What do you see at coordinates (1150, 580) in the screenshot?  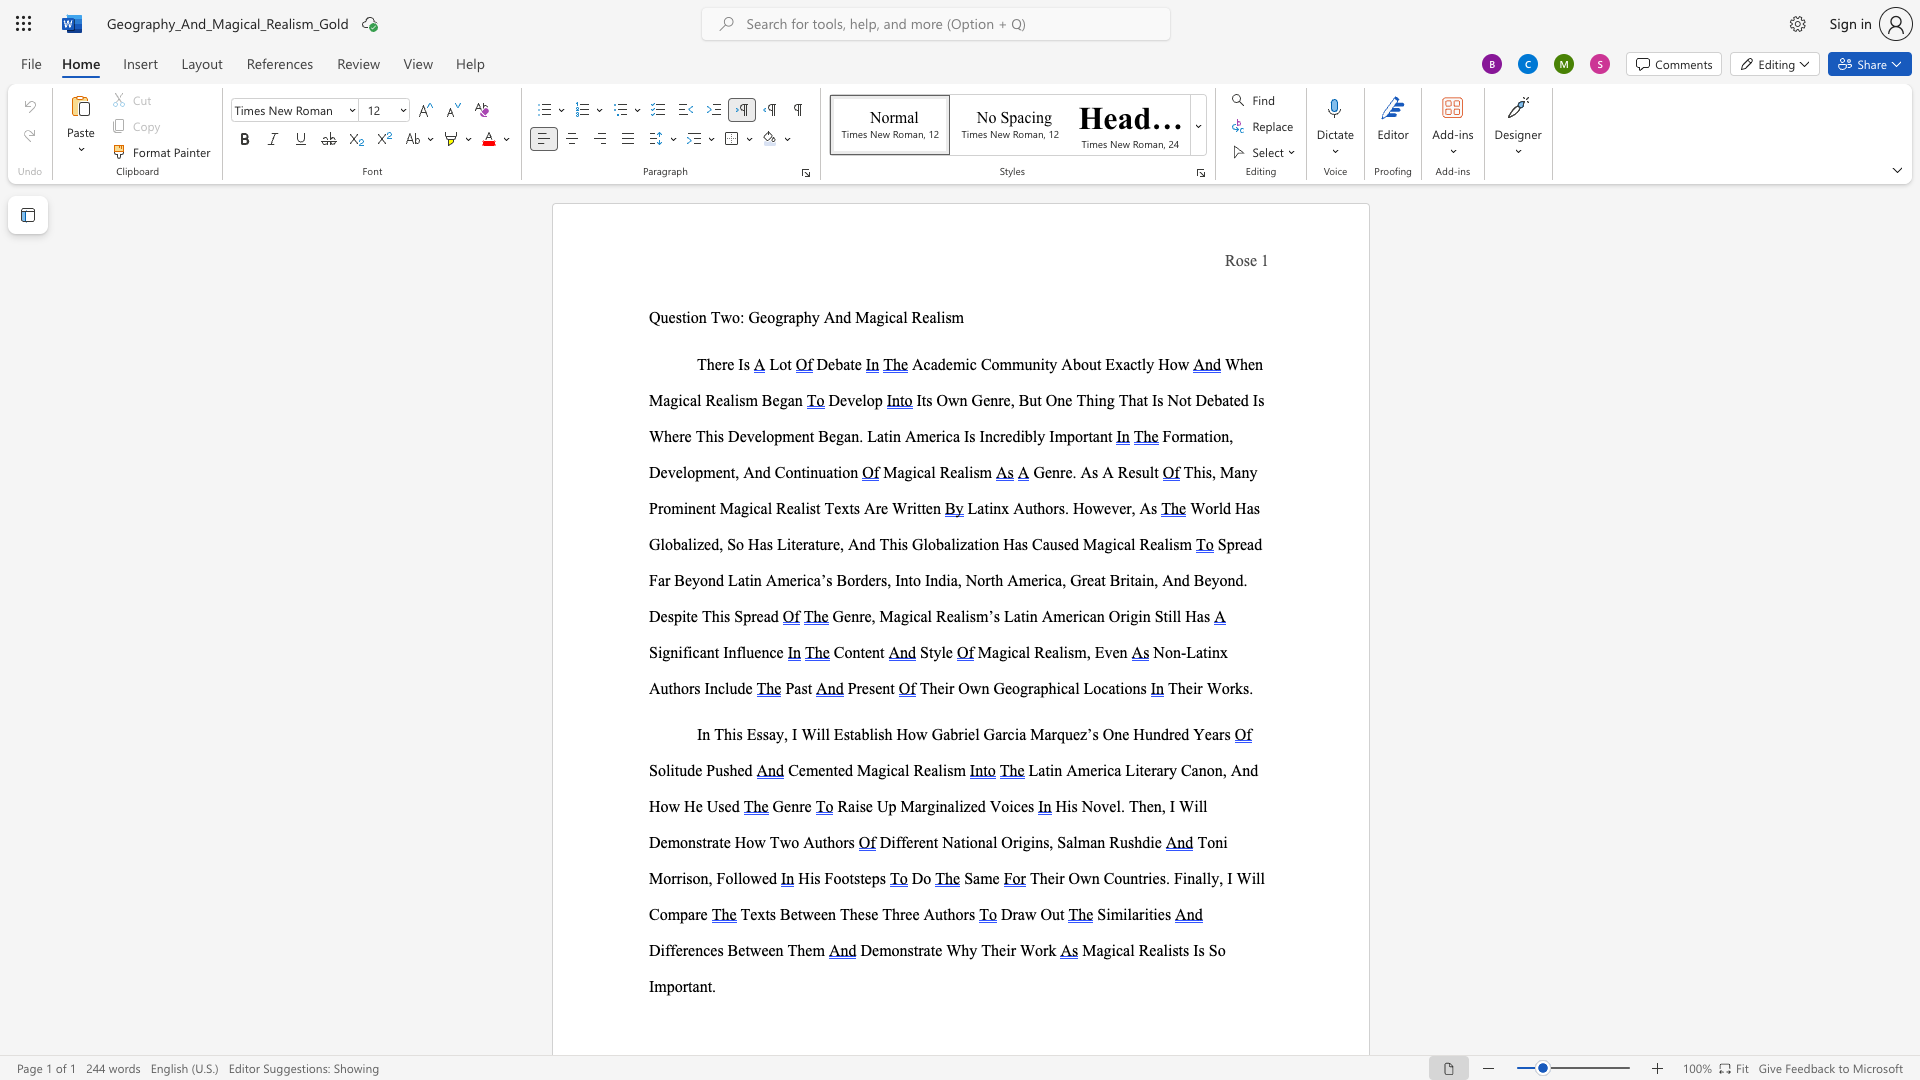 I see `the 5th character "n" in the text` at bounding box center [1150, 580].